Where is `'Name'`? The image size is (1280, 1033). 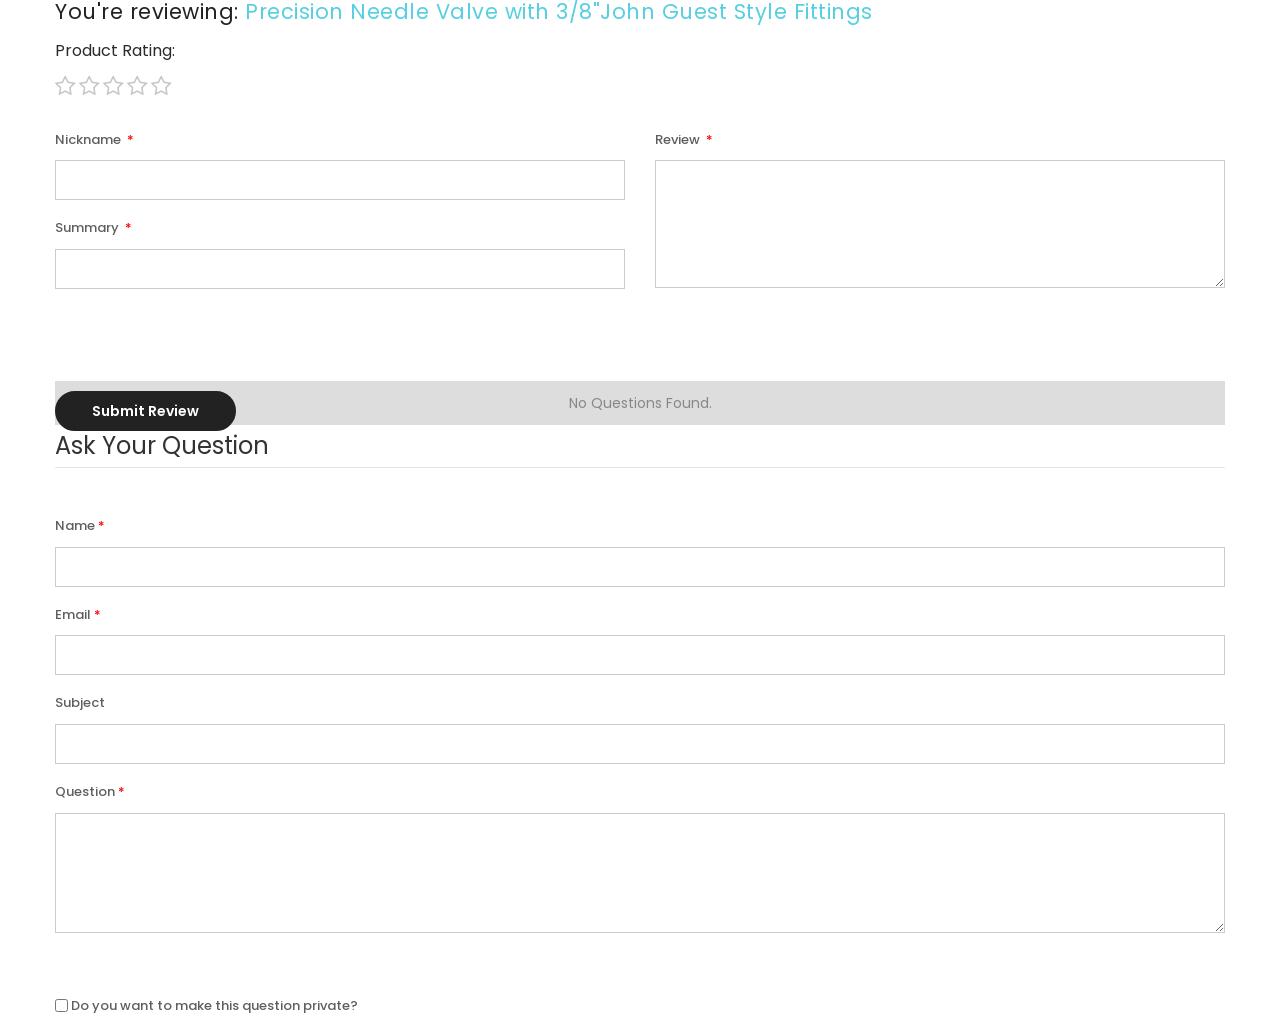 'Name' is located at coordinates (75, 523).